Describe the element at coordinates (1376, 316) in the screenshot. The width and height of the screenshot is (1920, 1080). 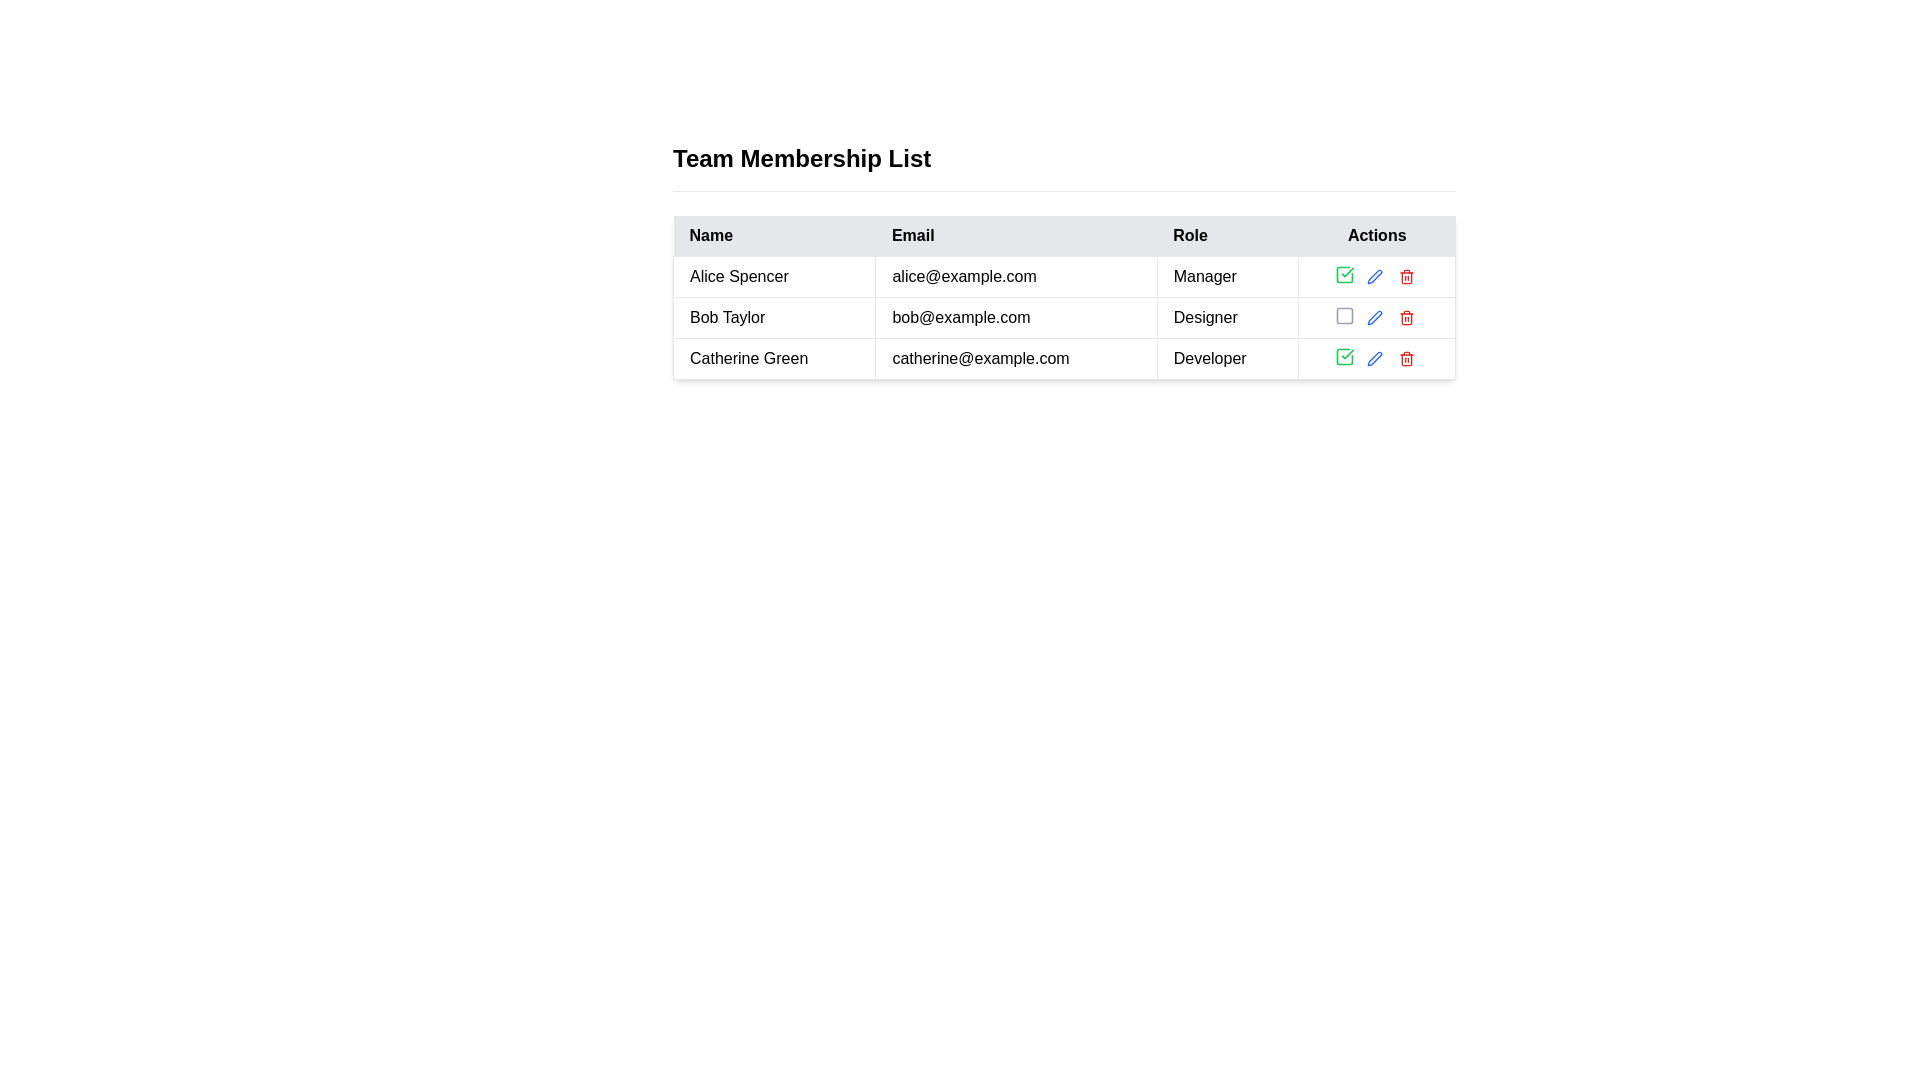
I see `the blue pen icon button located in the 'Actions' column for 'Bob Taylor' by` at that location.